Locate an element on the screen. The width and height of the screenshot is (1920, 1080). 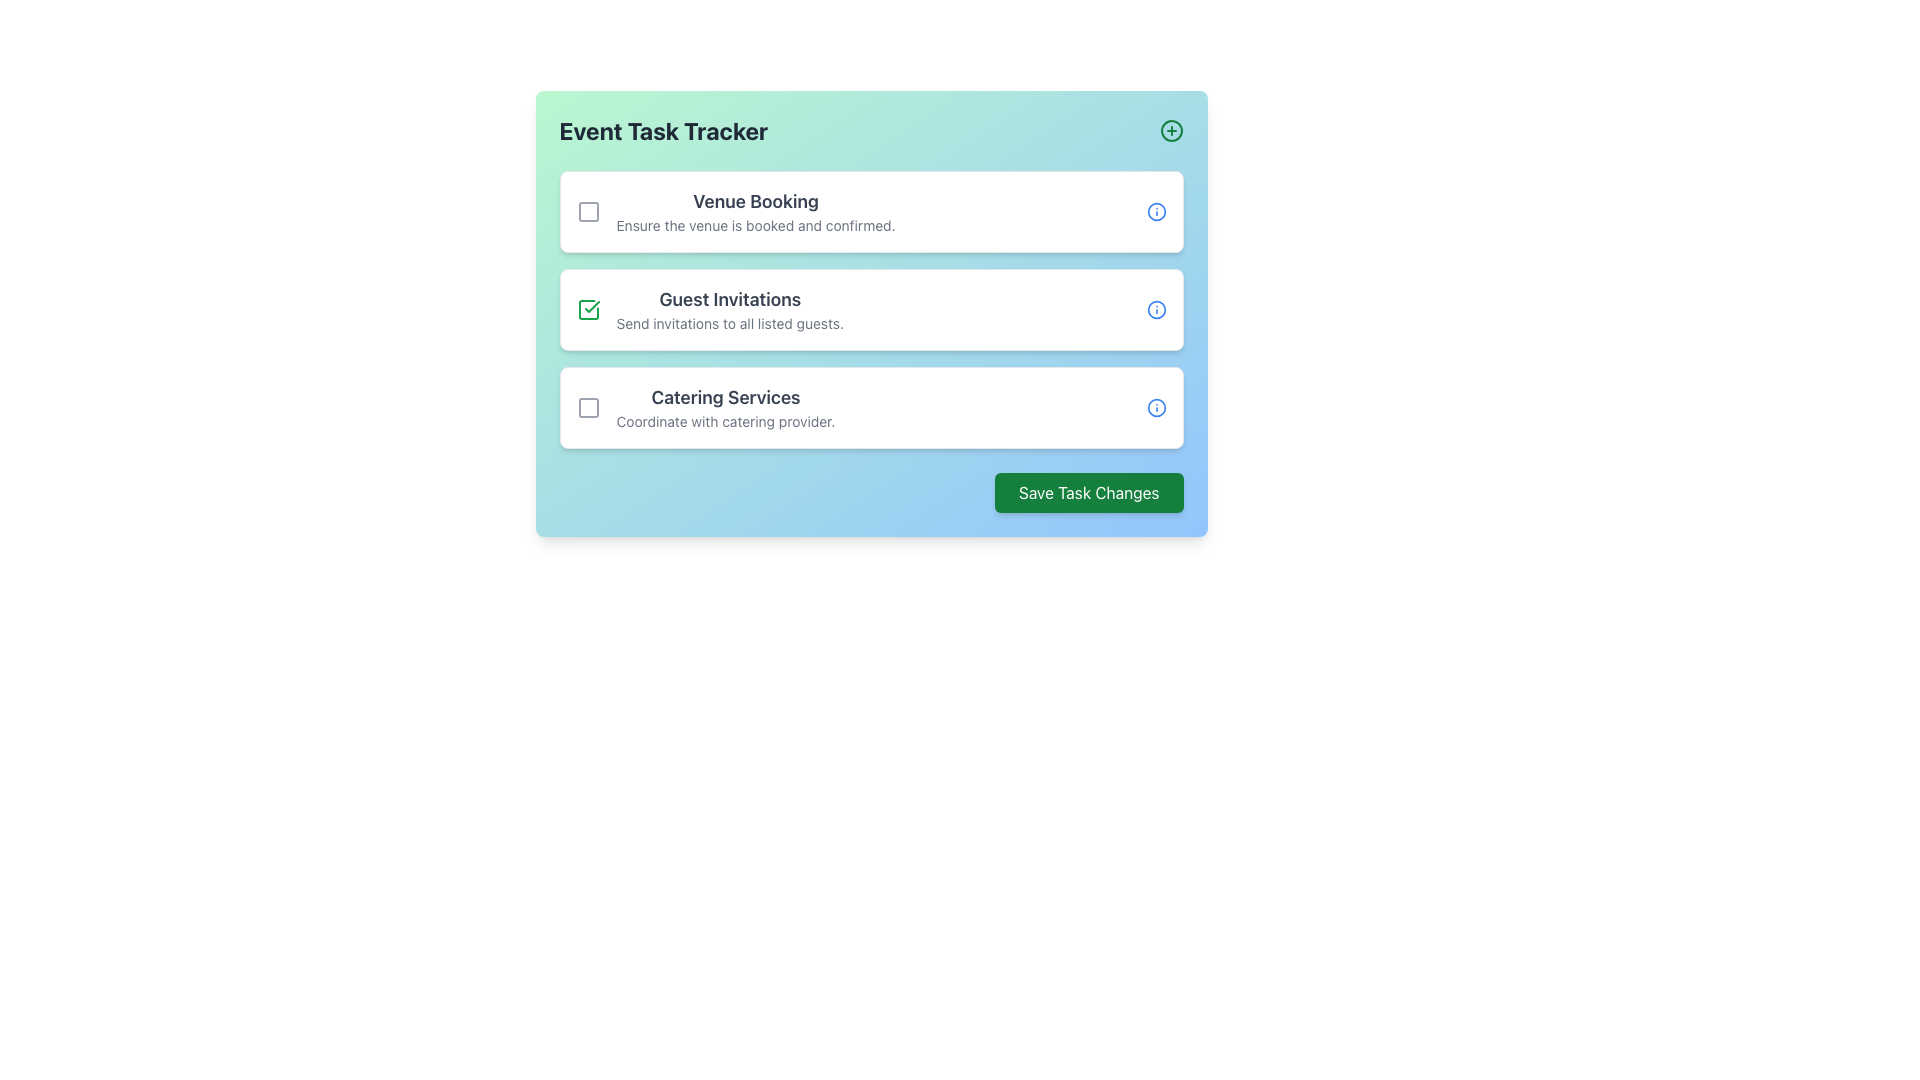
the green rectangular button labeled 'Save Task Changes' is located at coordinates (1088, 493).